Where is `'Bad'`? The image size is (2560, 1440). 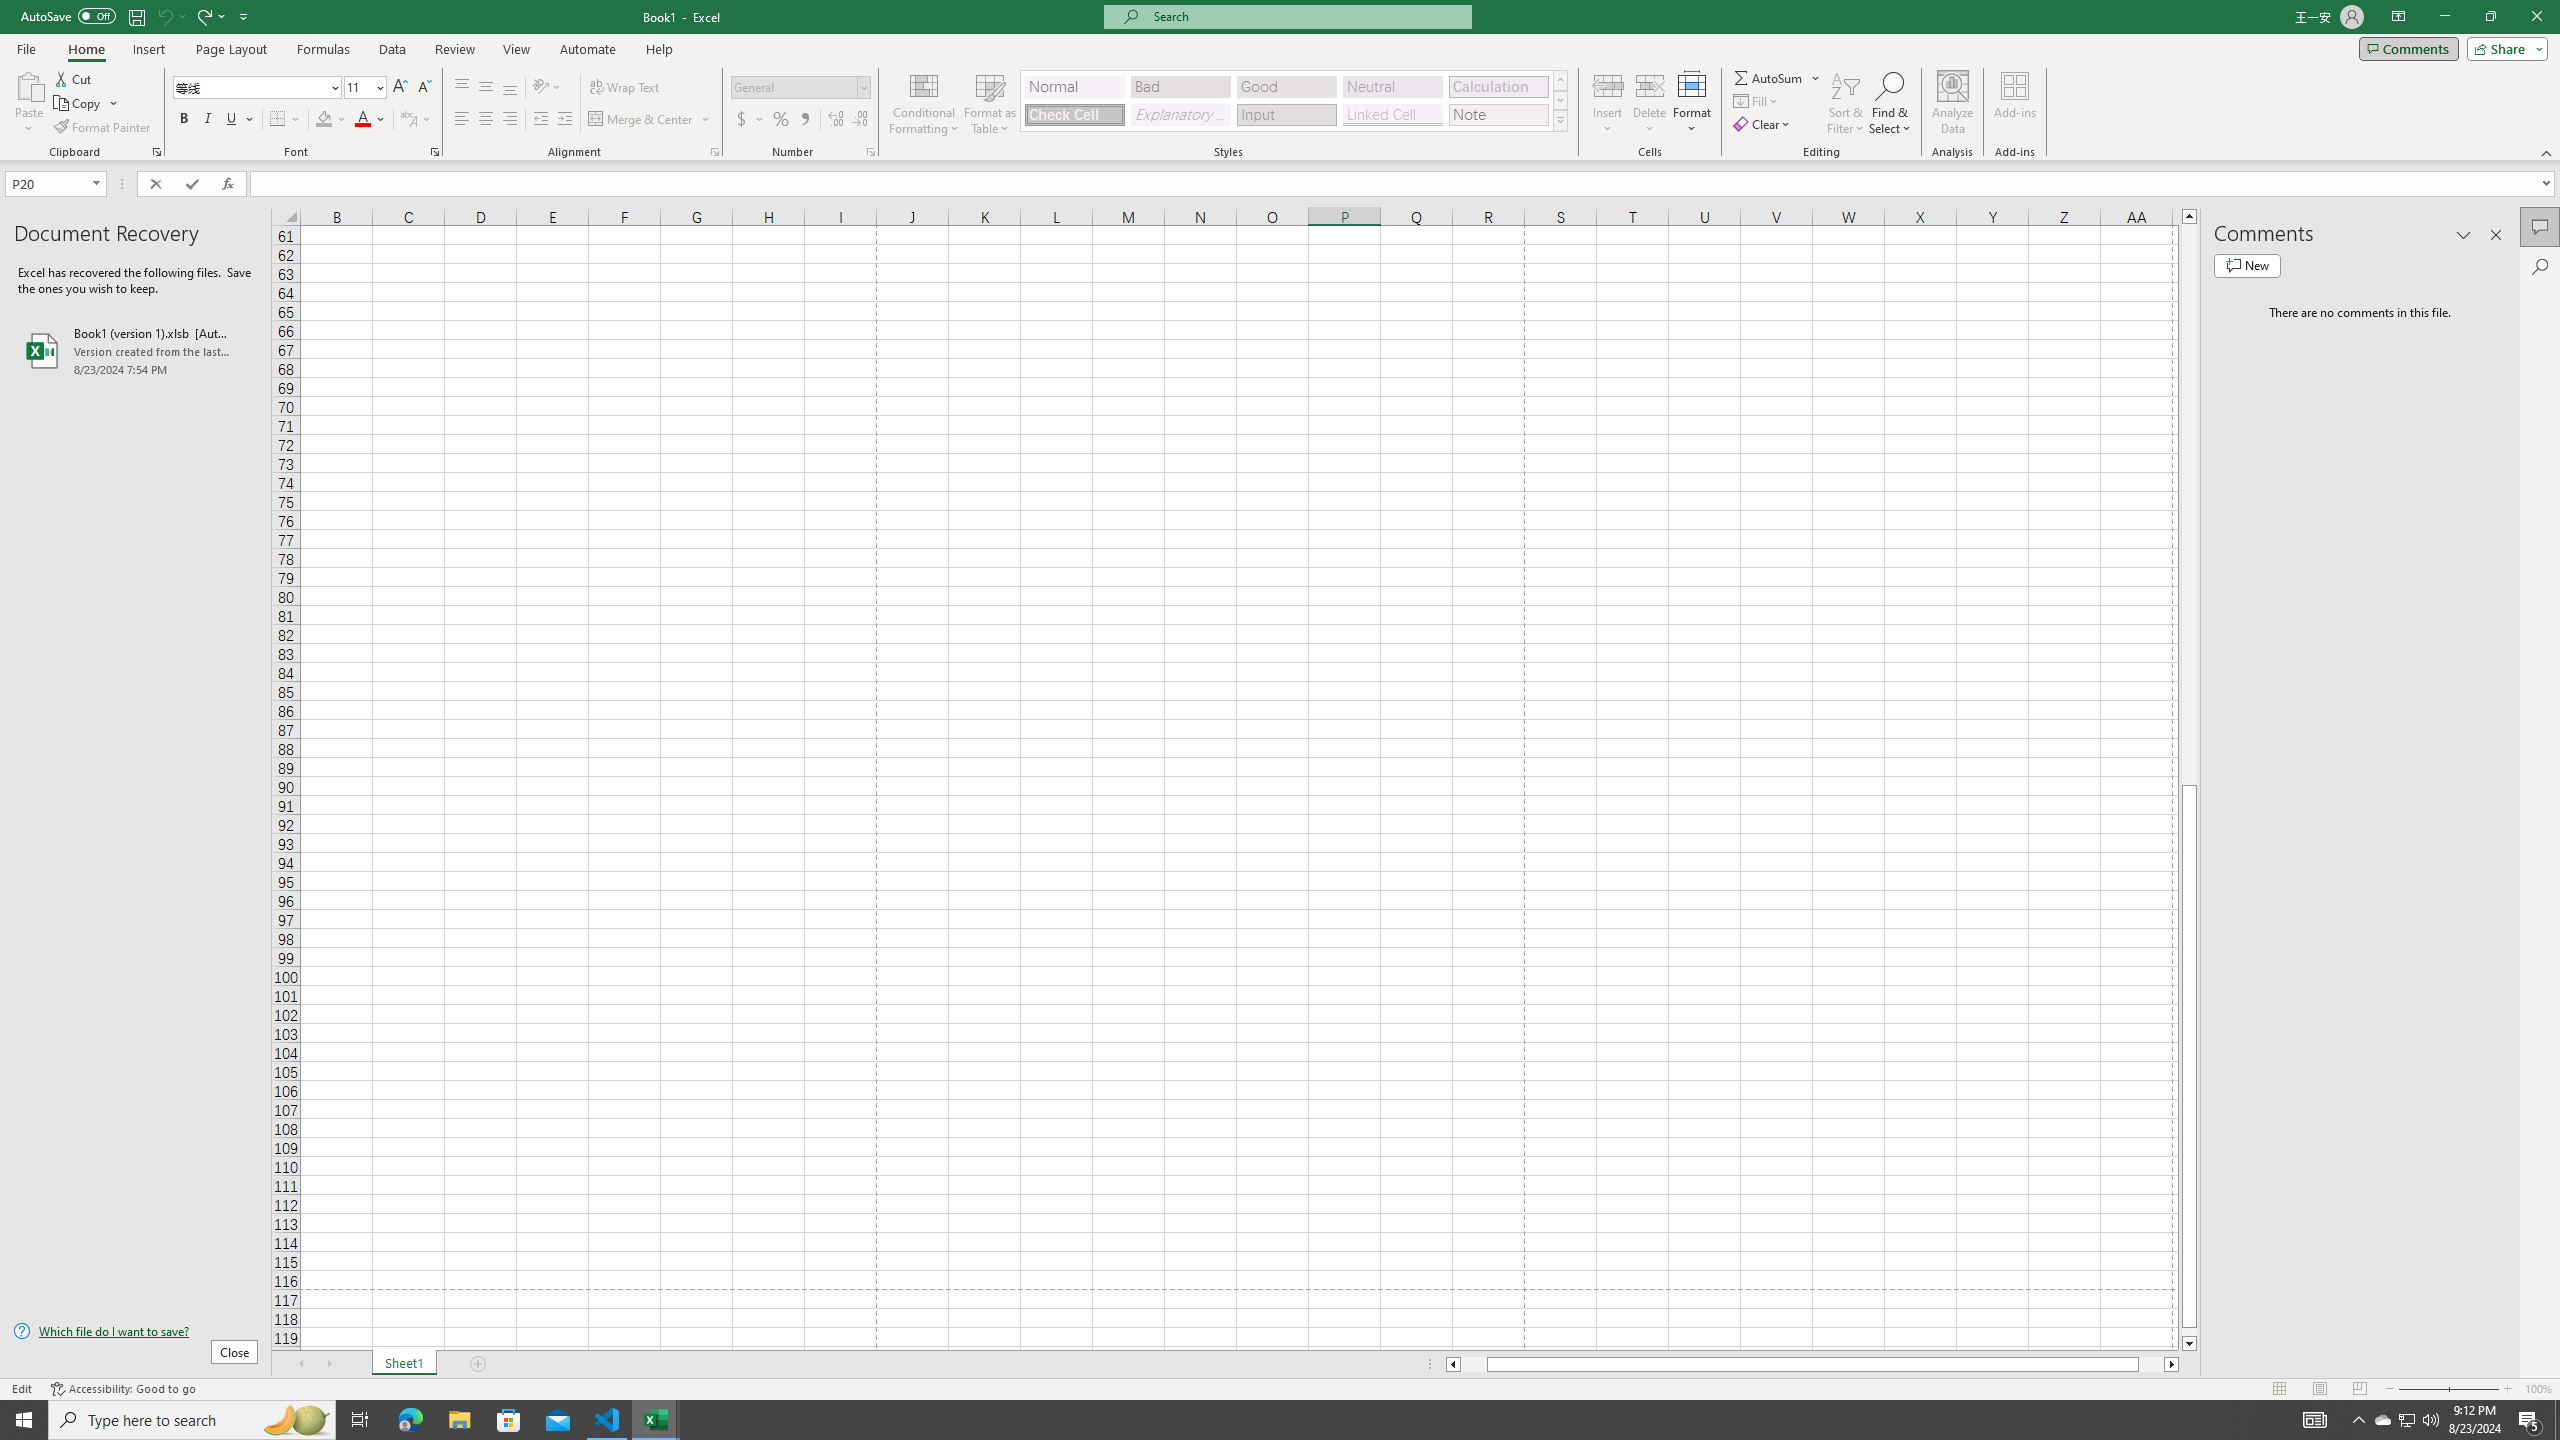 'Bad' is located at coordinates (1181, 87).